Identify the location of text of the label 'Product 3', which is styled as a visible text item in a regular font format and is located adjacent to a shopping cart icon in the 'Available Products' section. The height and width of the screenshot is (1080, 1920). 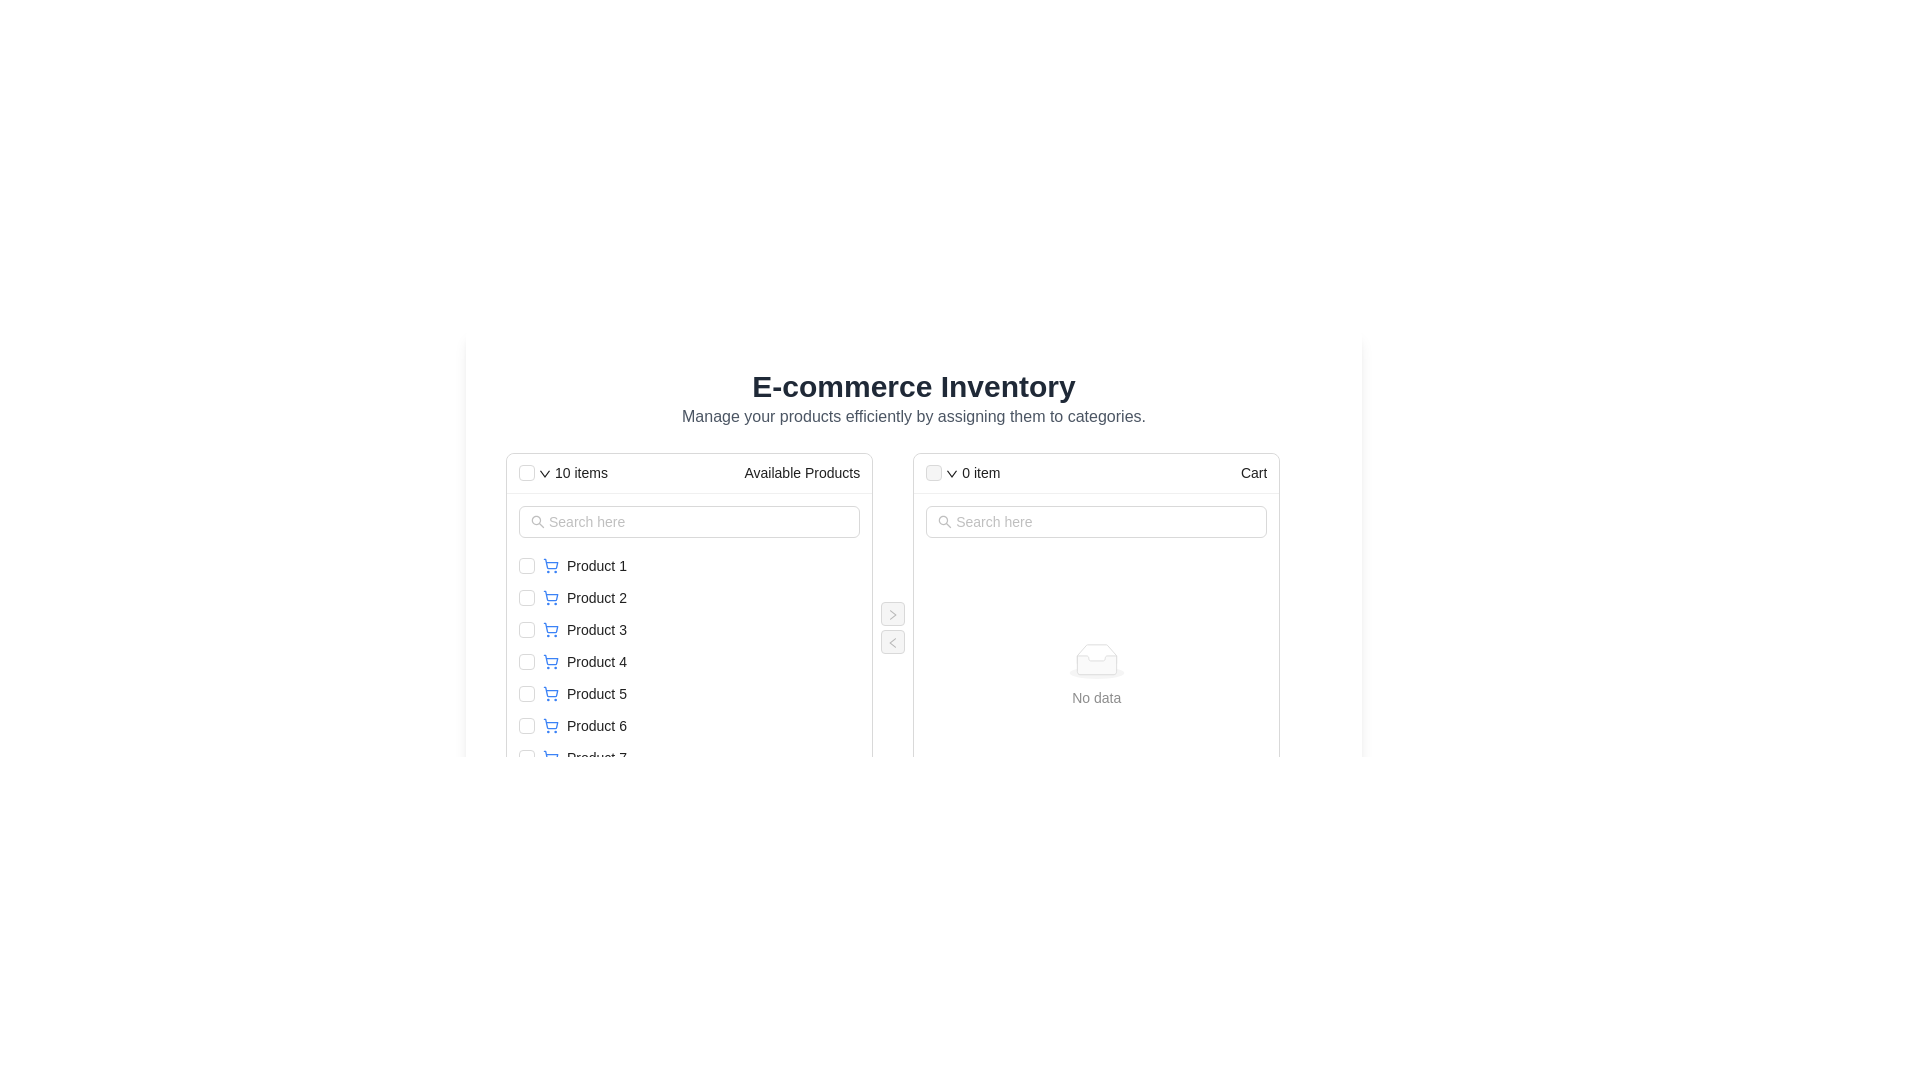
(595, 628).